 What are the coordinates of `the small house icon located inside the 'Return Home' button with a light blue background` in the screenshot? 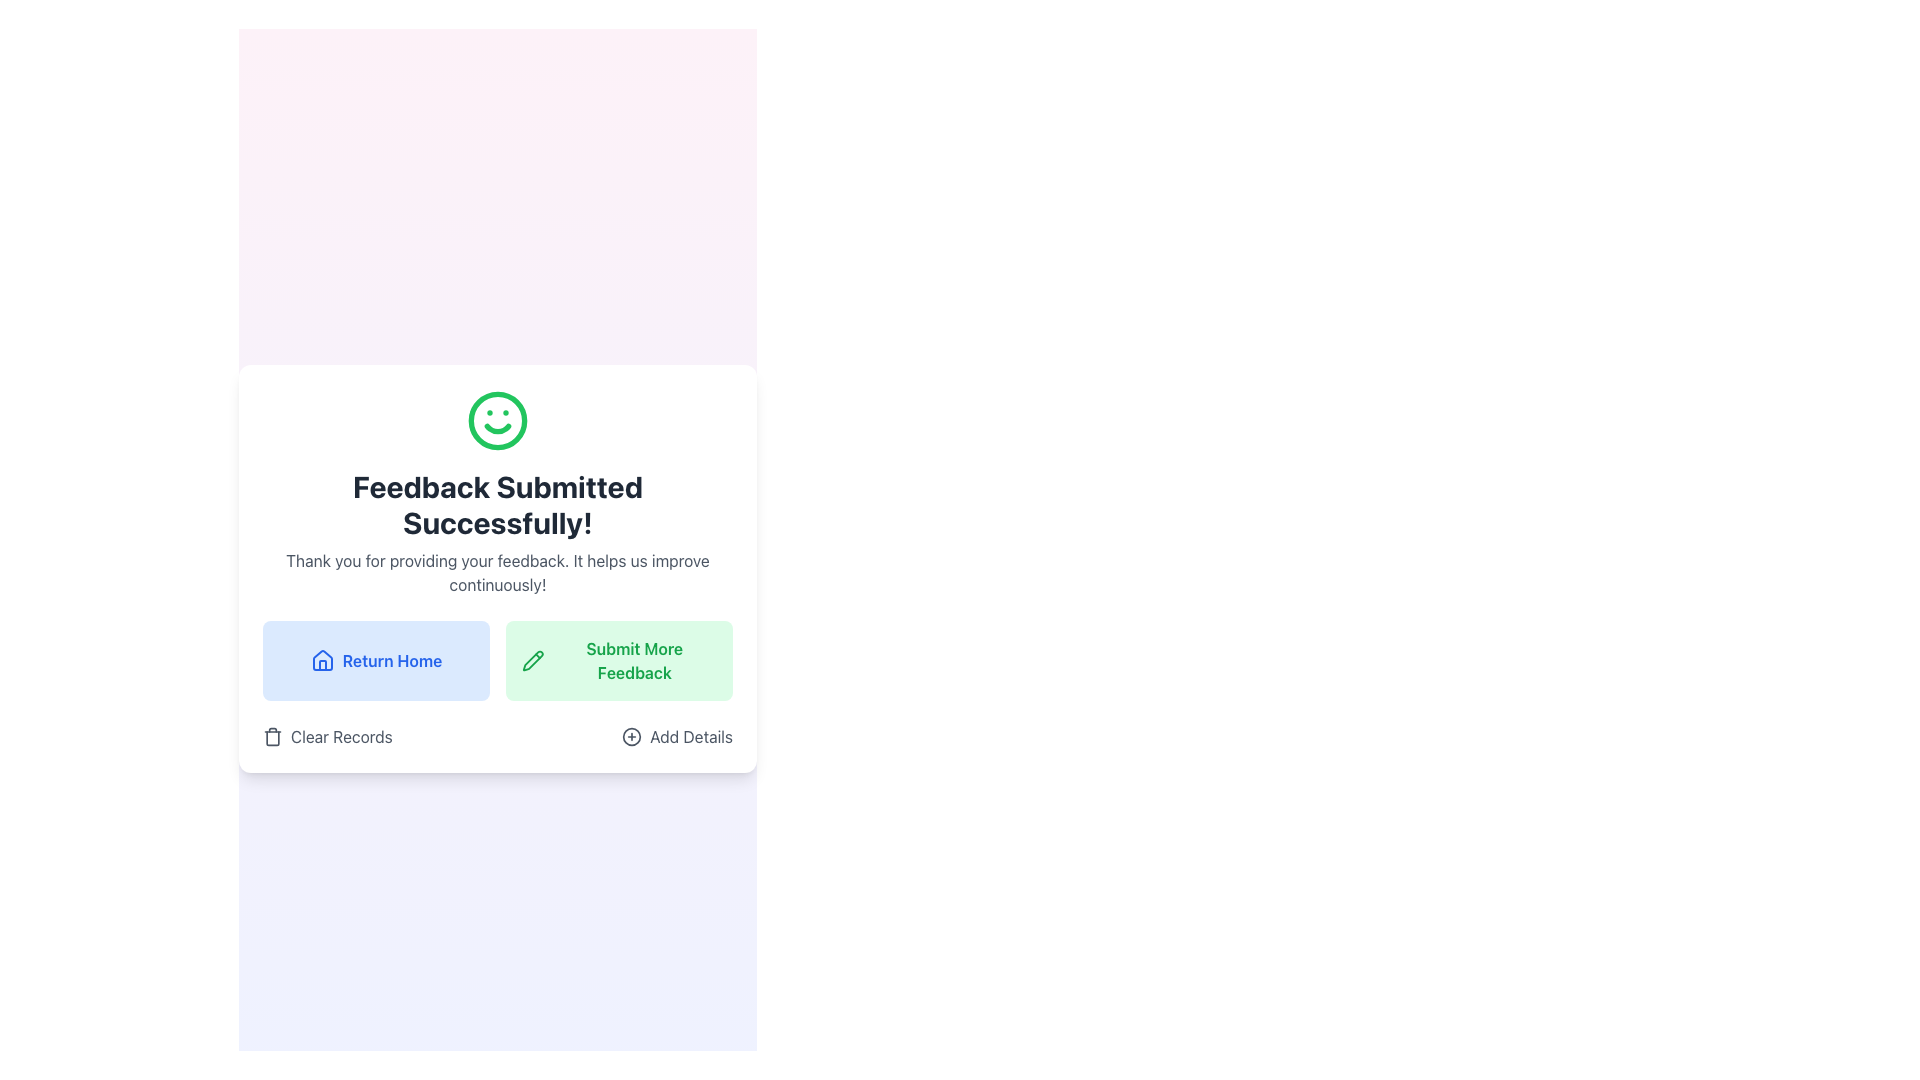 It's located at (322, 660).